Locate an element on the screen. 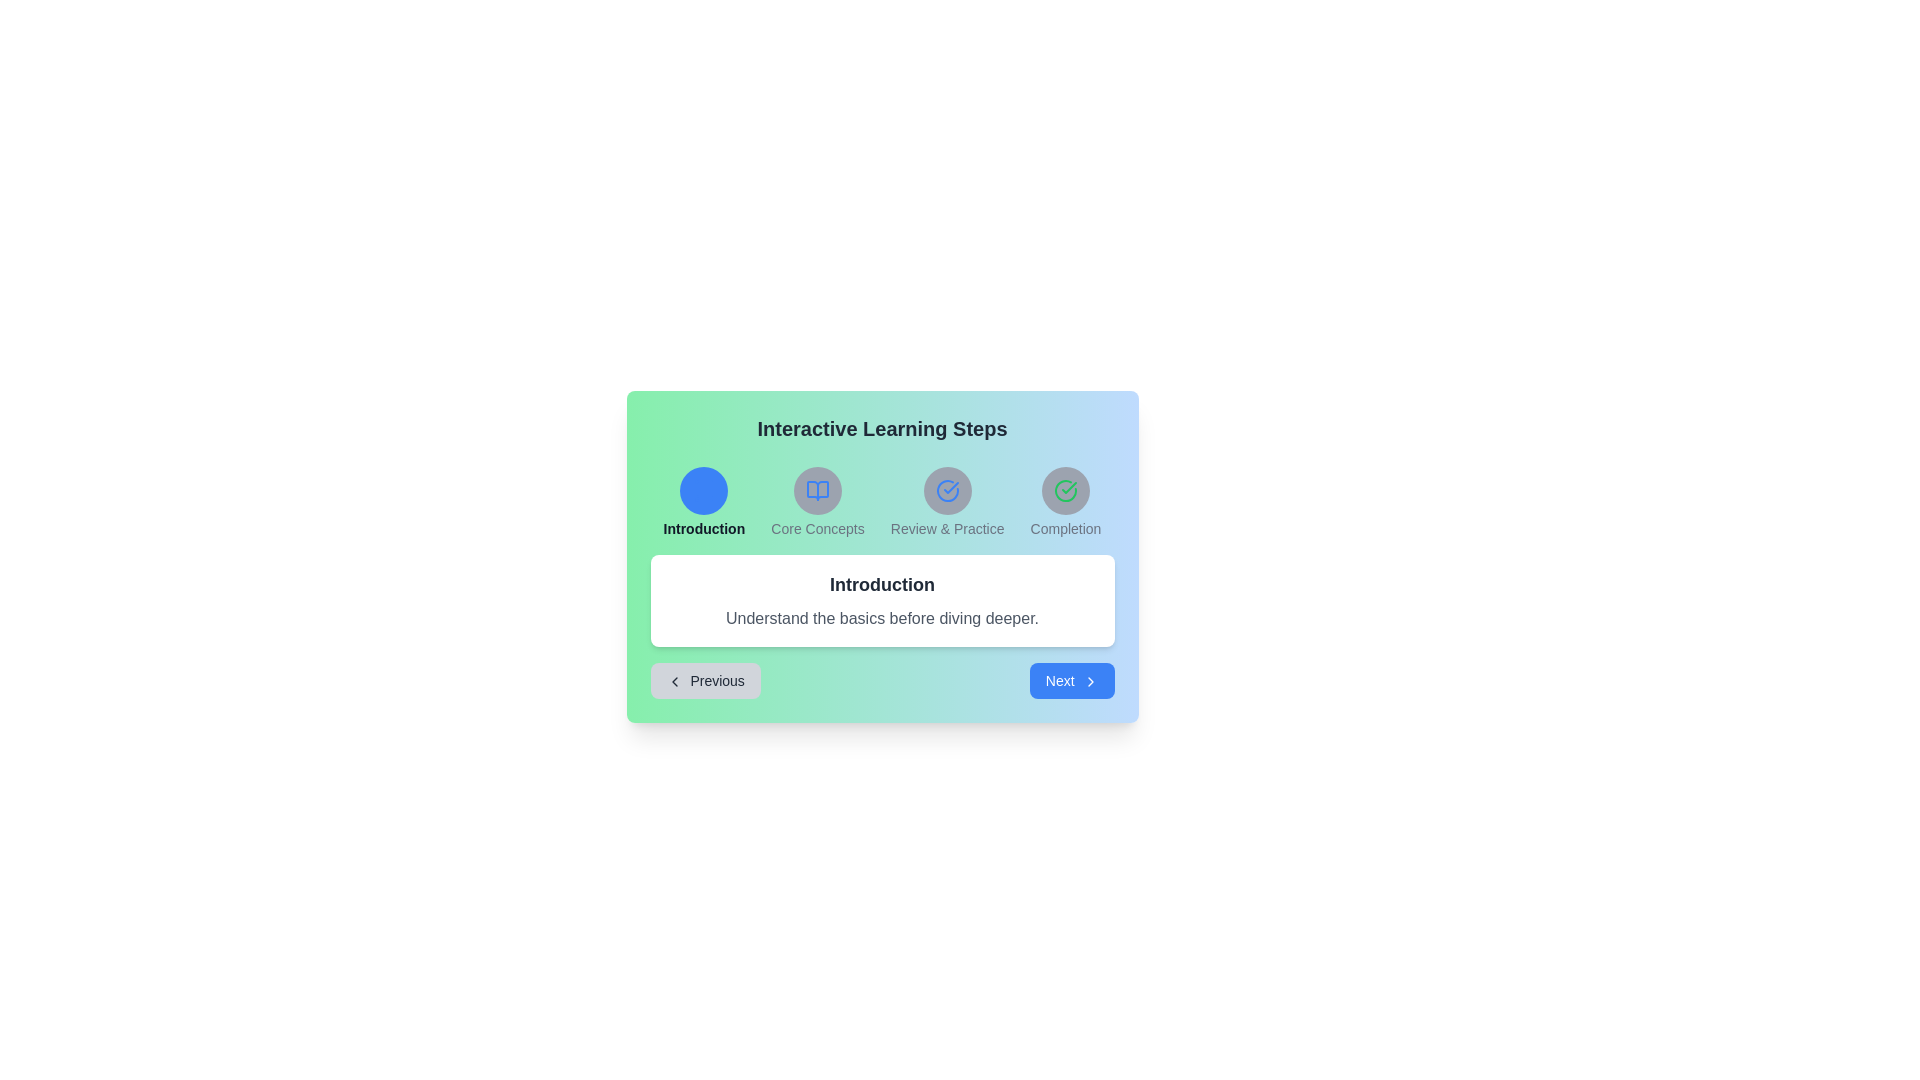 The width and height of the screenshot is (1920, 1080). the circular button with a gray background and a green checkmark icon, which indicates completion, located in the top section of the interface as the fourth element in a row of similar buttons is located at coordinates (1064, 490).